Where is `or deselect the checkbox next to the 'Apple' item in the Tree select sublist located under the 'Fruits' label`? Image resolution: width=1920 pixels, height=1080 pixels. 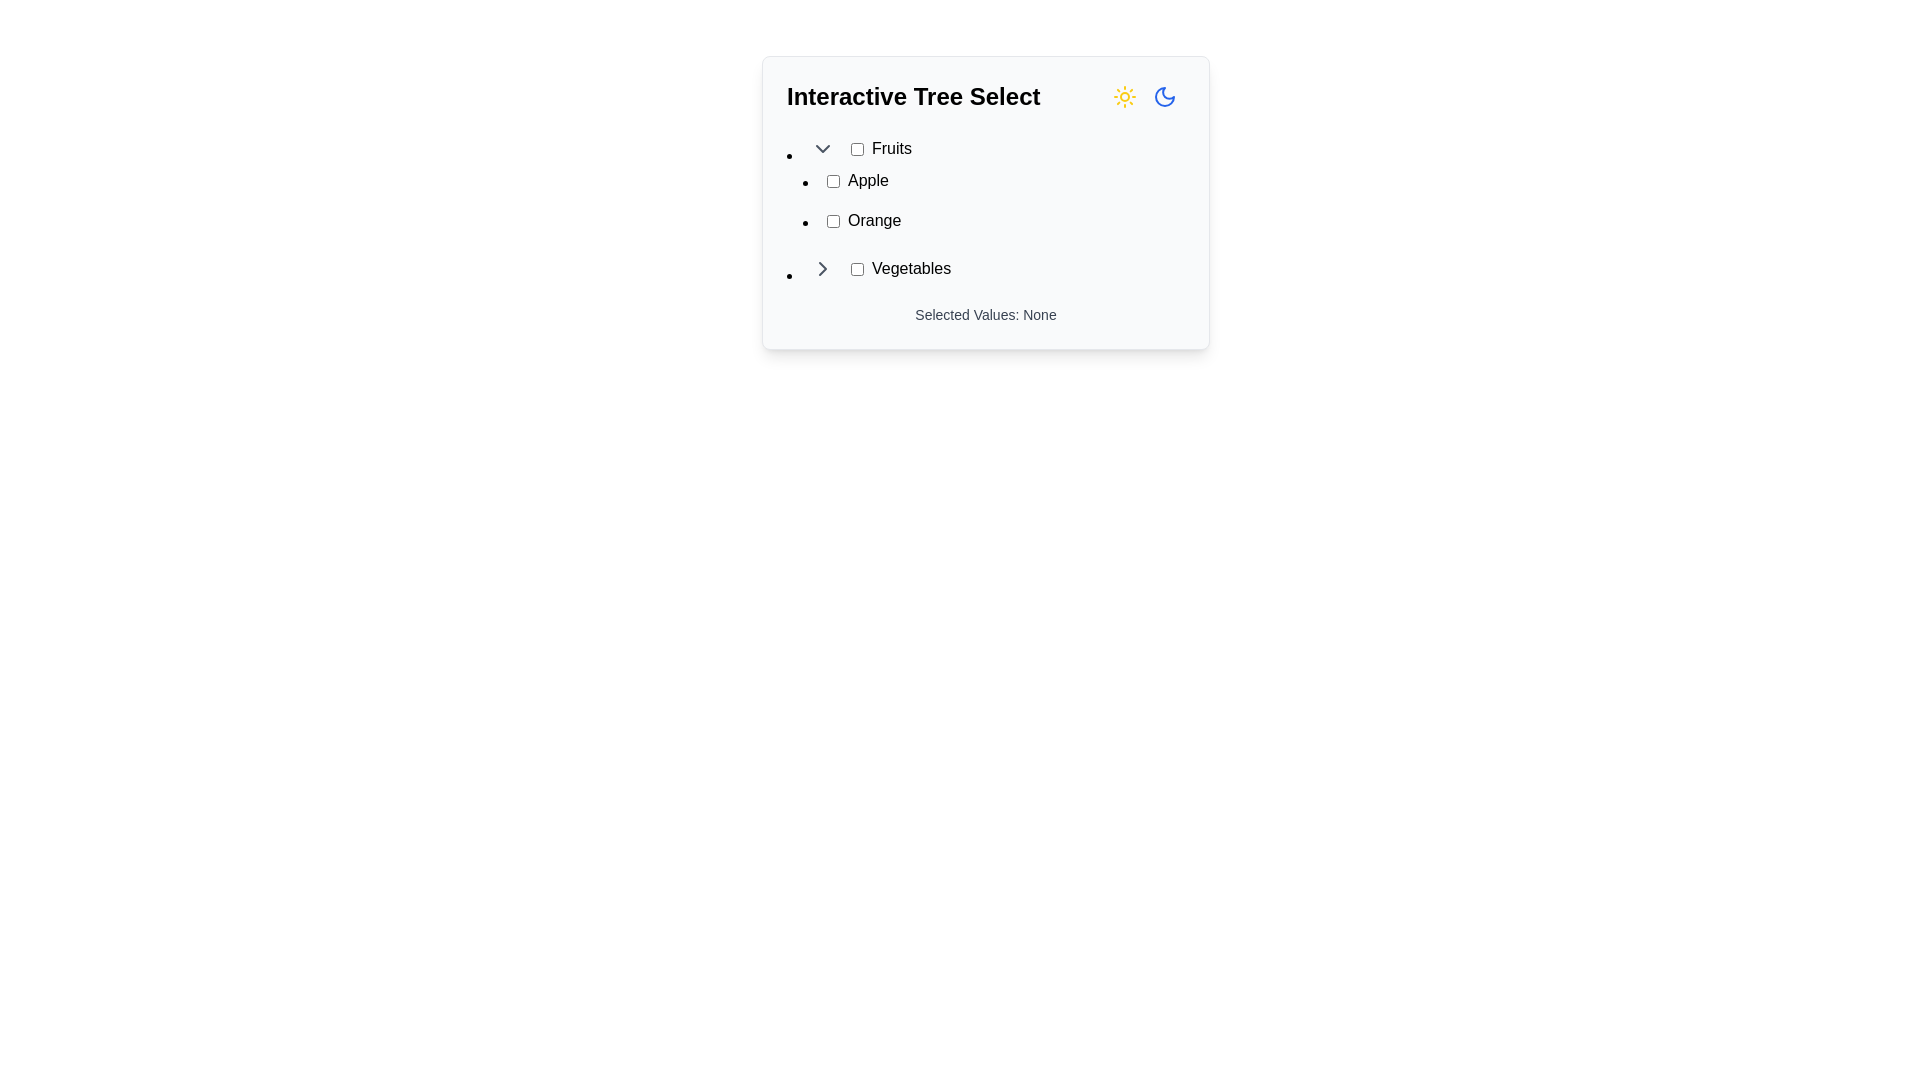 or deselect the checkbox next to the 'Apple' item in the Tree select sublist located under the 'Fruits' label is located at coordinates (985, 200).